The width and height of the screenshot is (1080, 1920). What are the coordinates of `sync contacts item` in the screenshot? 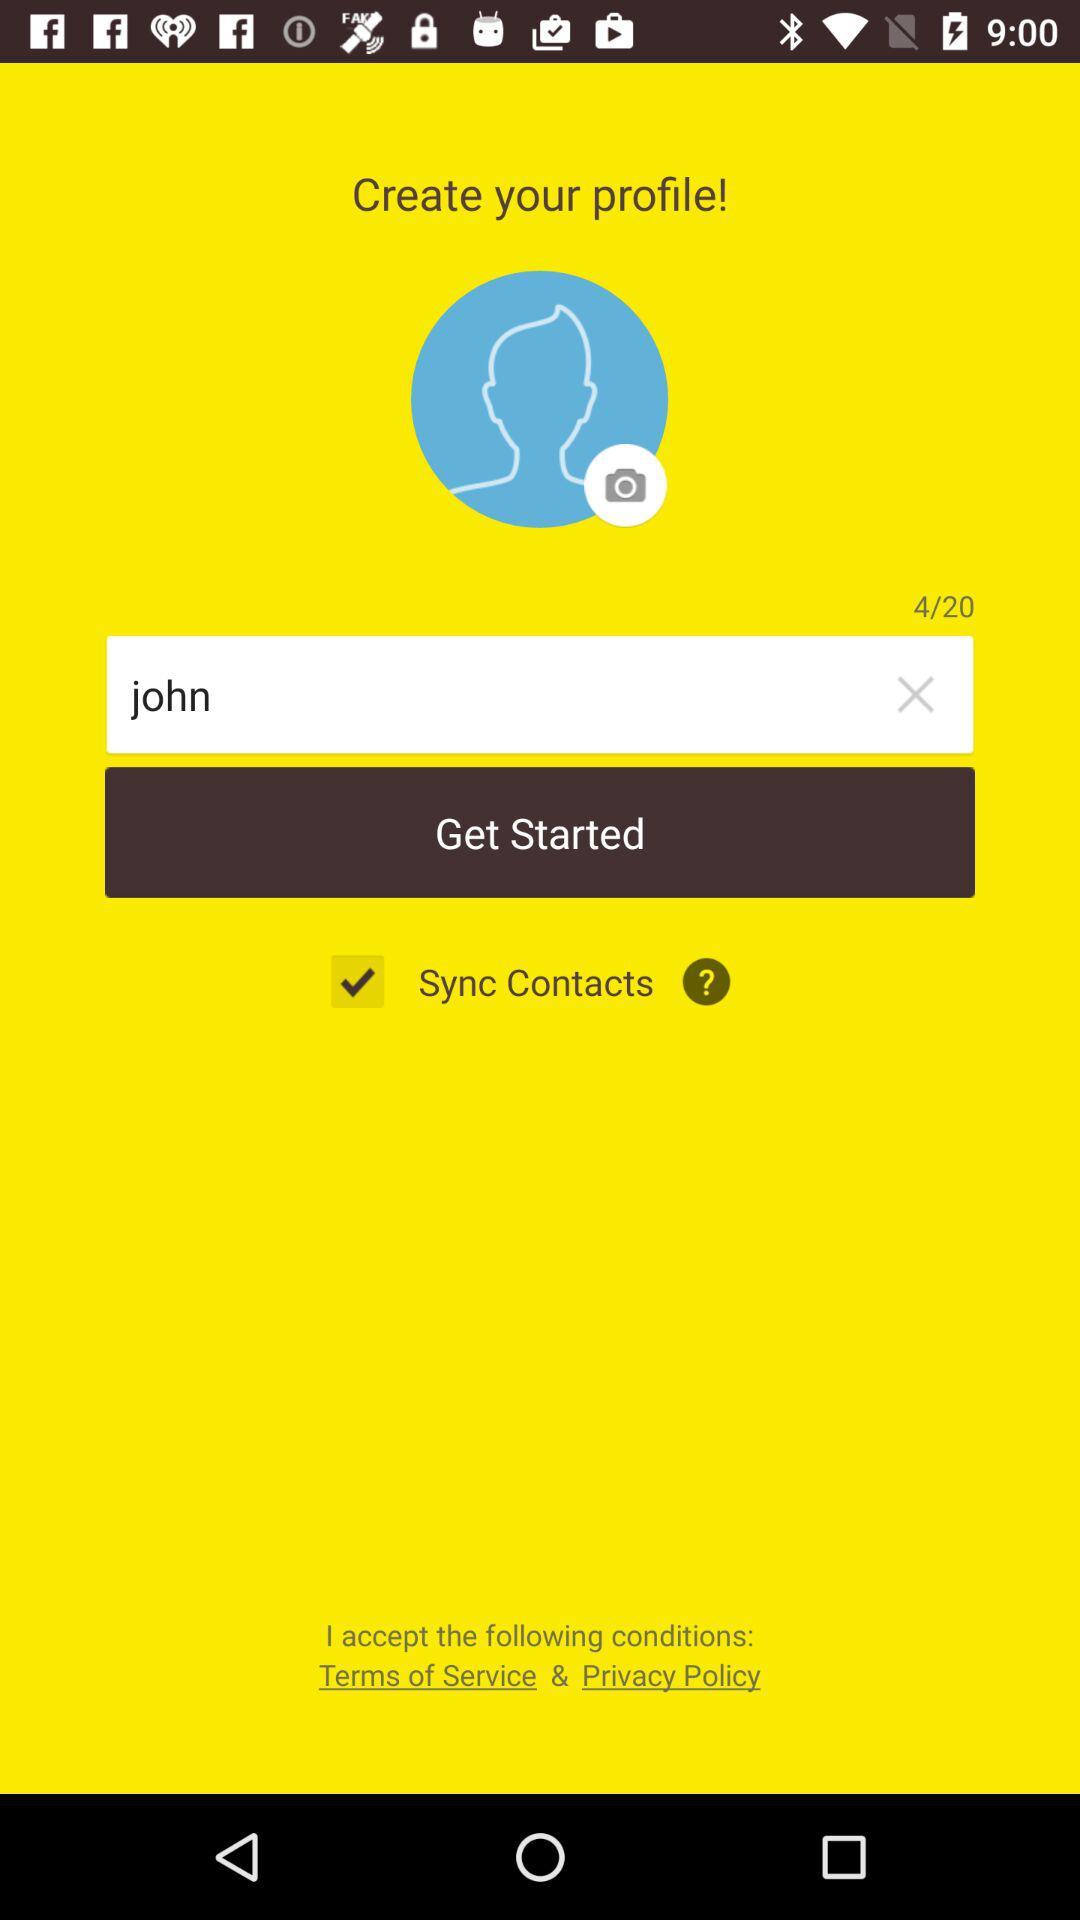 It's located at (535, 981).